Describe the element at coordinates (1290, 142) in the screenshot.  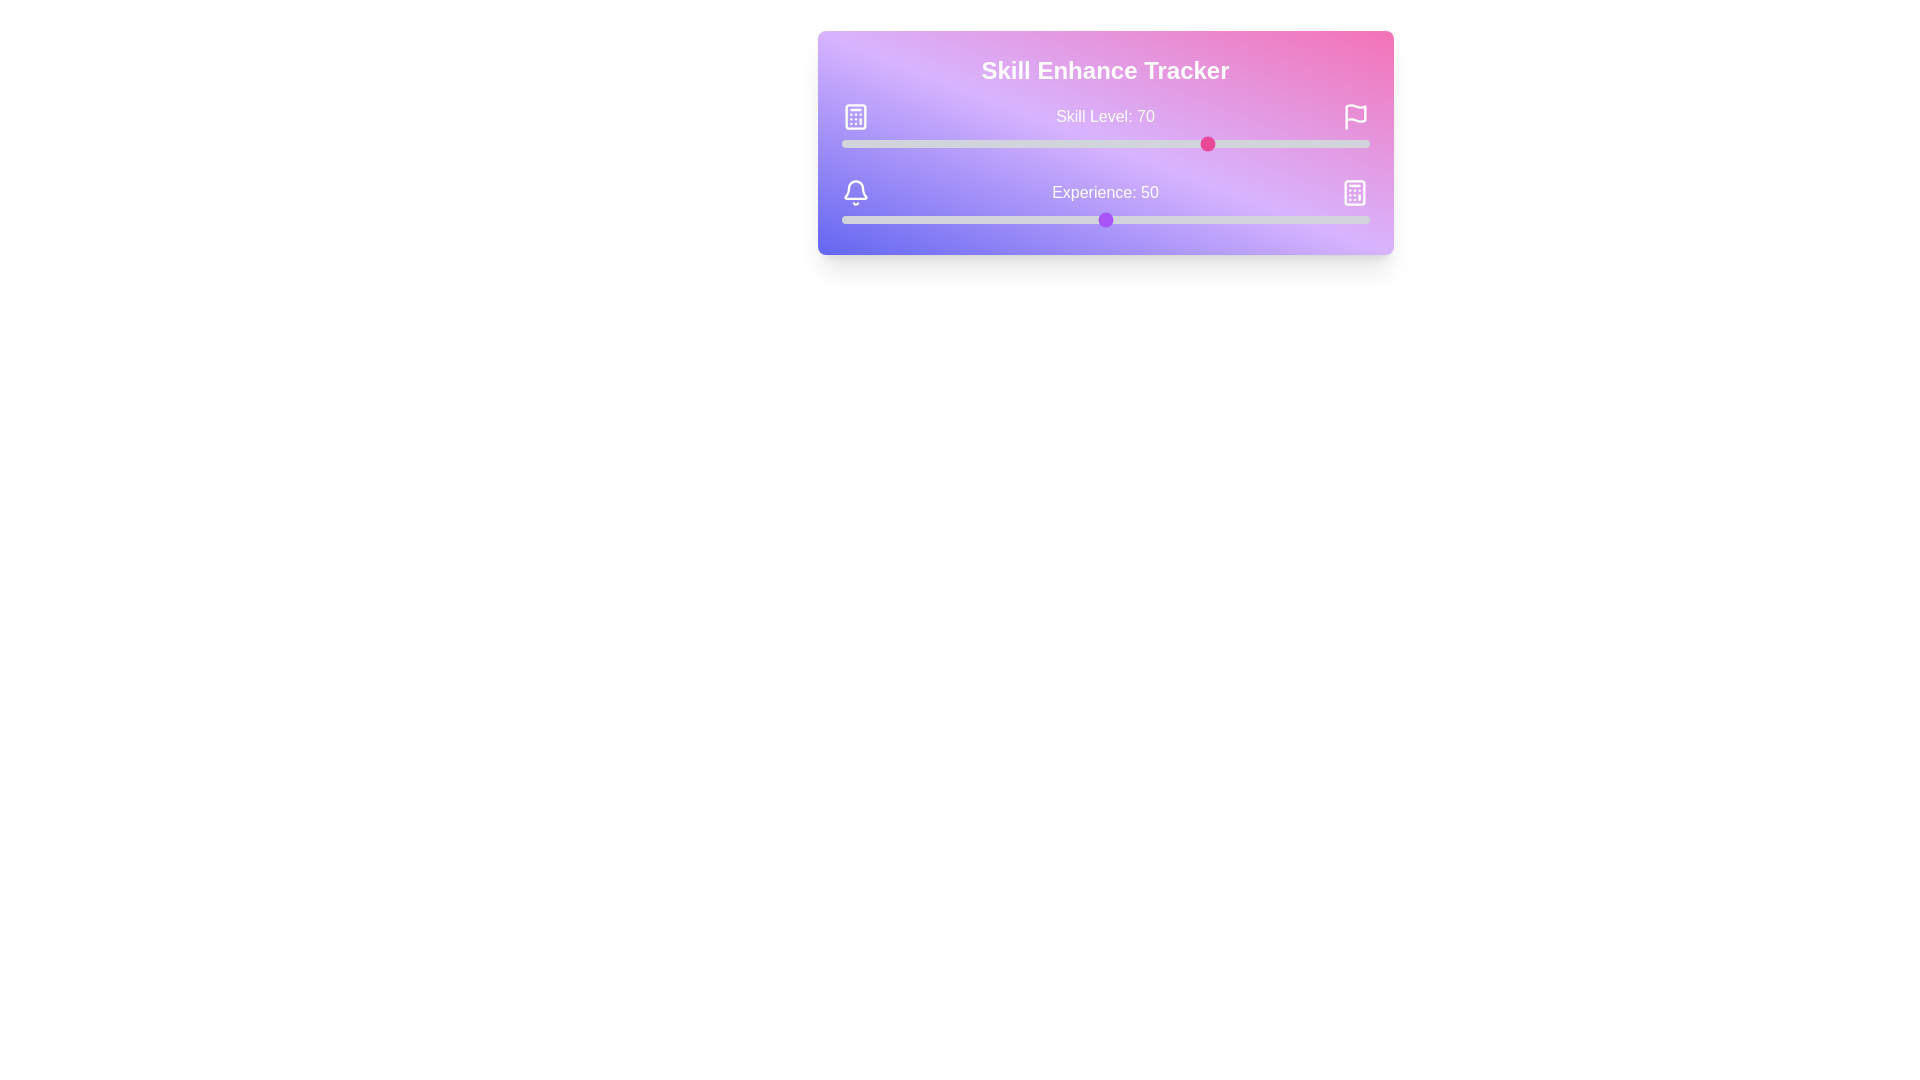
I see `the skill level slider to 85` at that location.